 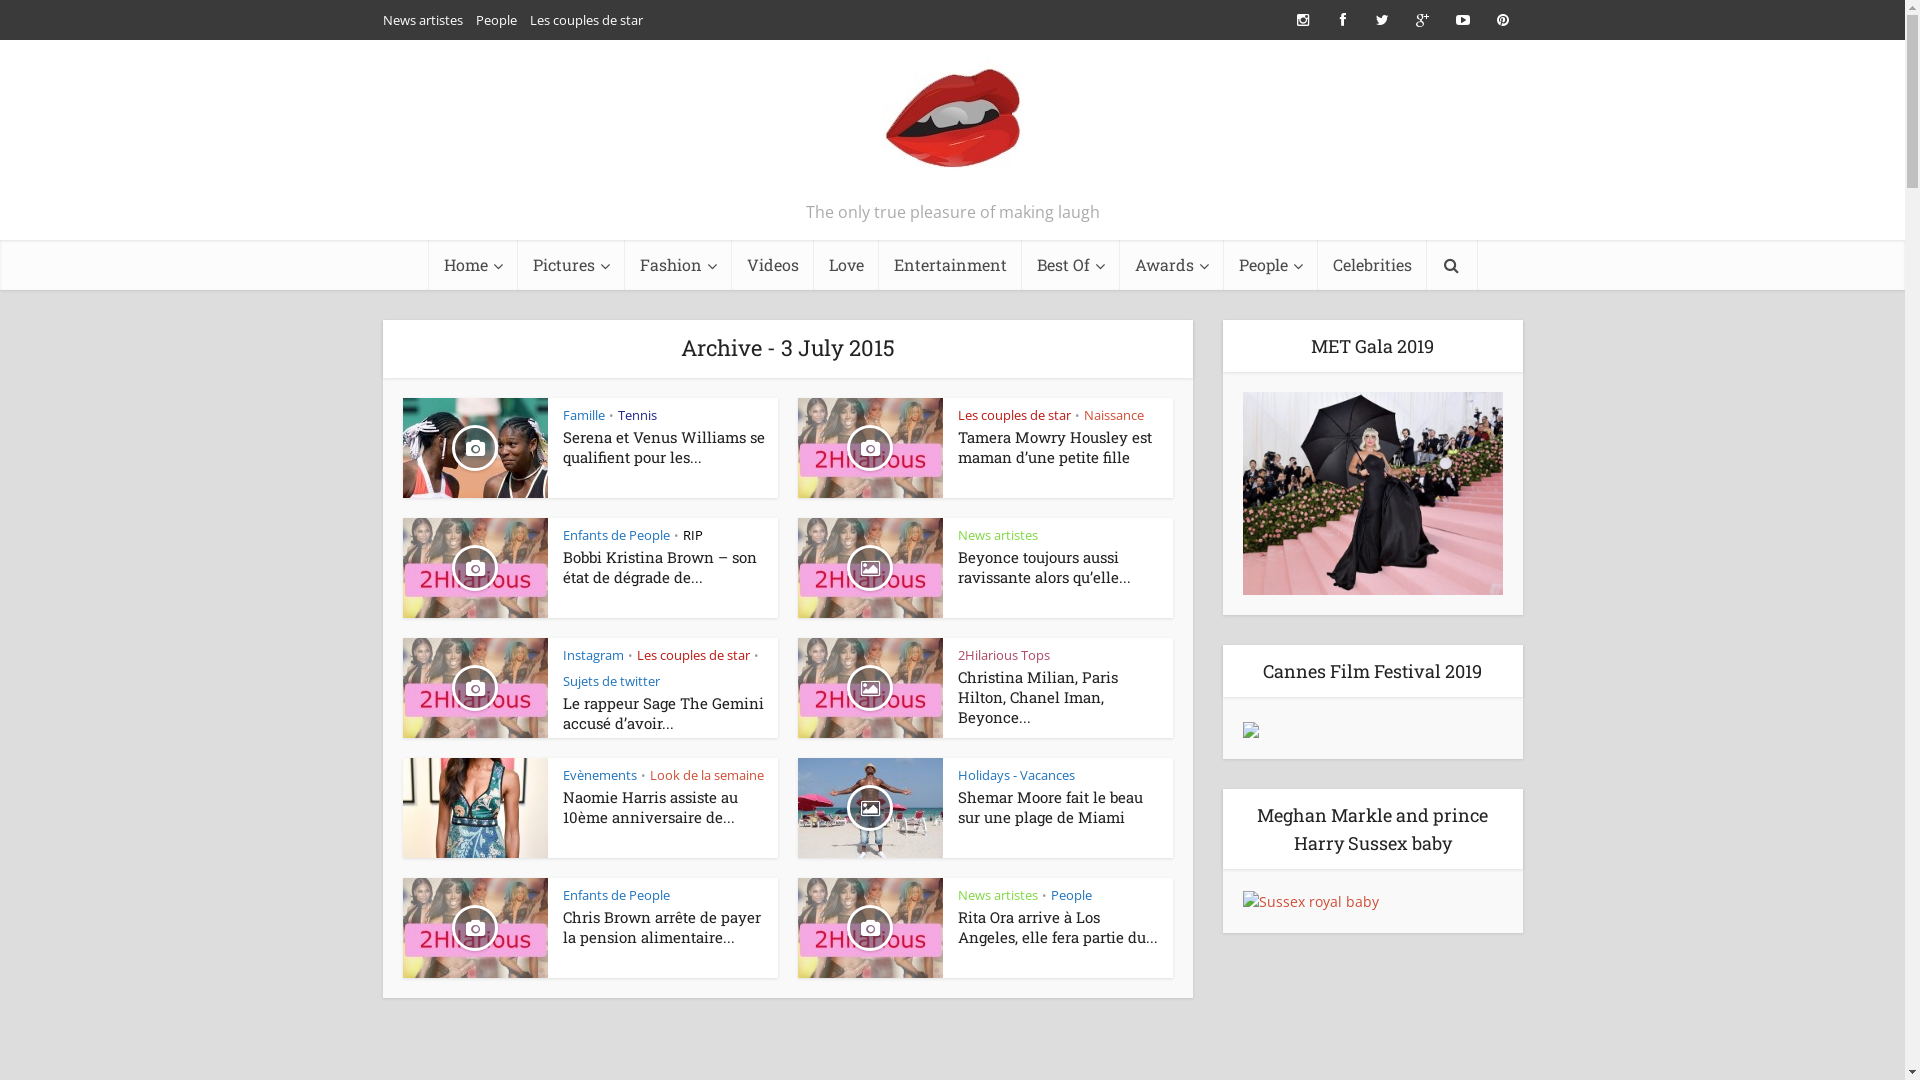 What do you see at coordinates (691, 534) in the screenshot?
I see `'RIP'` at bounding box center [691, 534].